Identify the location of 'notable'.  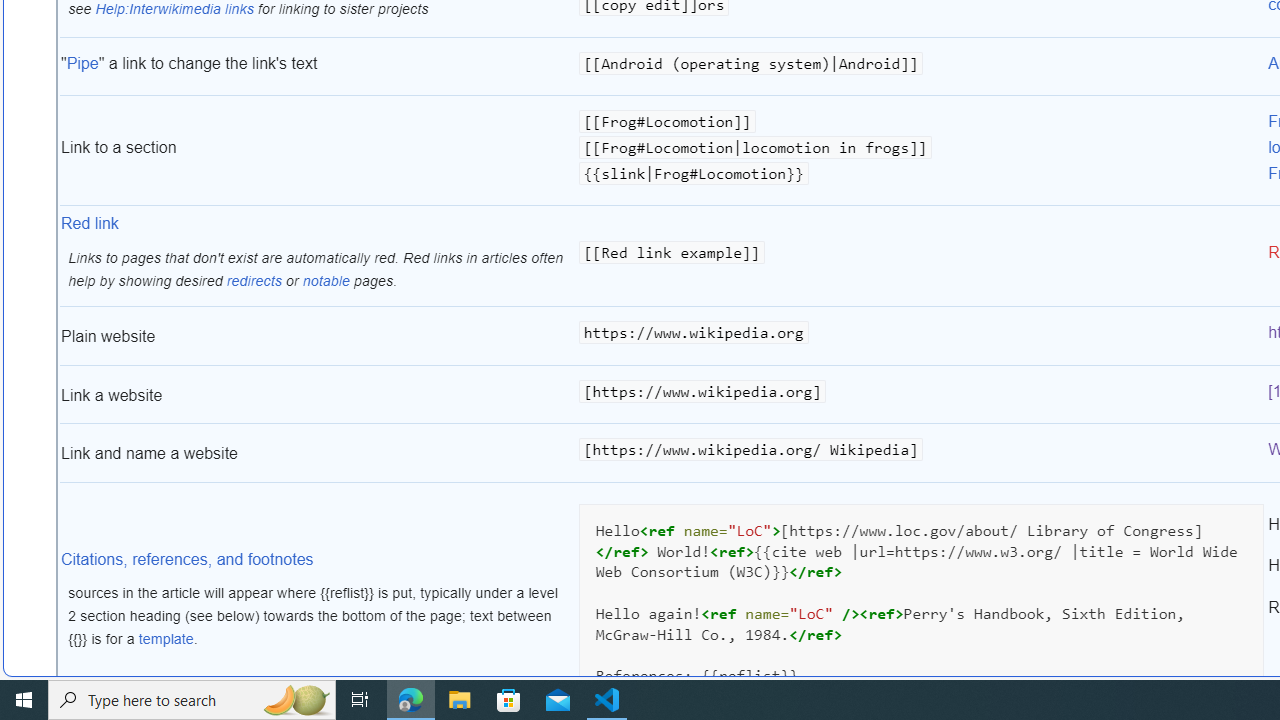
(325, 280).